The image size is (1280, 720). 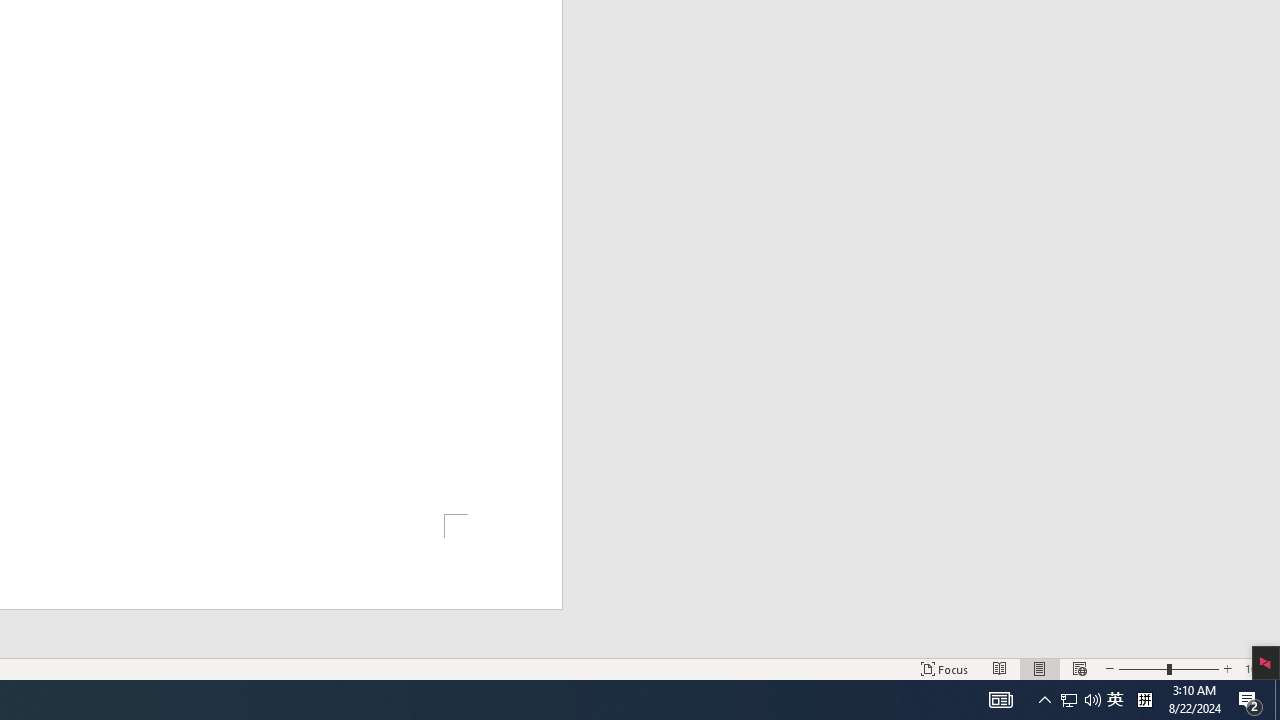 What do you see at coordinates (1168, 669) in the screenshot?
I see `'Zoom'` at bounding box center [1168, 669].